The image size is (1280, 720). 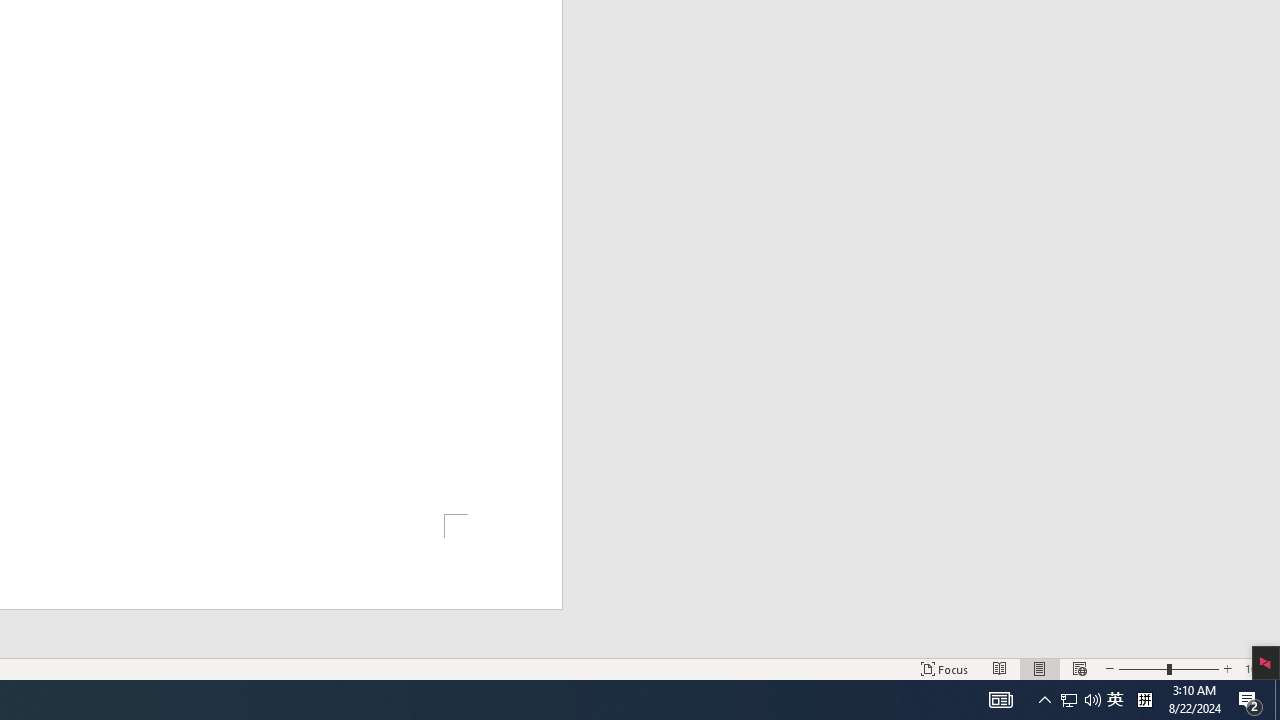 What do you see at coordinates (1168, 669) in the screenshot?
I see `'Zoom'` at bounding box center [1168, 669].